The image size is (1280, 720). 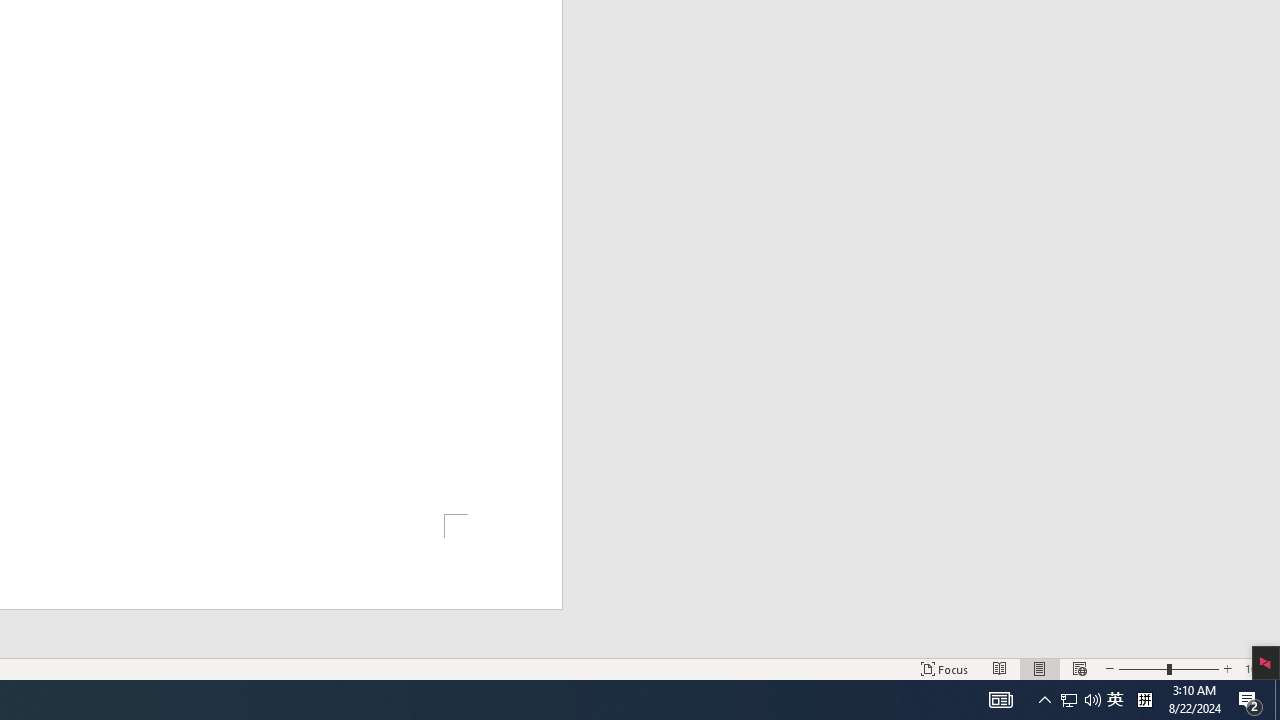 What do you see at coordinates (1168, 669) in the screenshot?
I see `'Zoom'` at bounding box center [1168, 669].